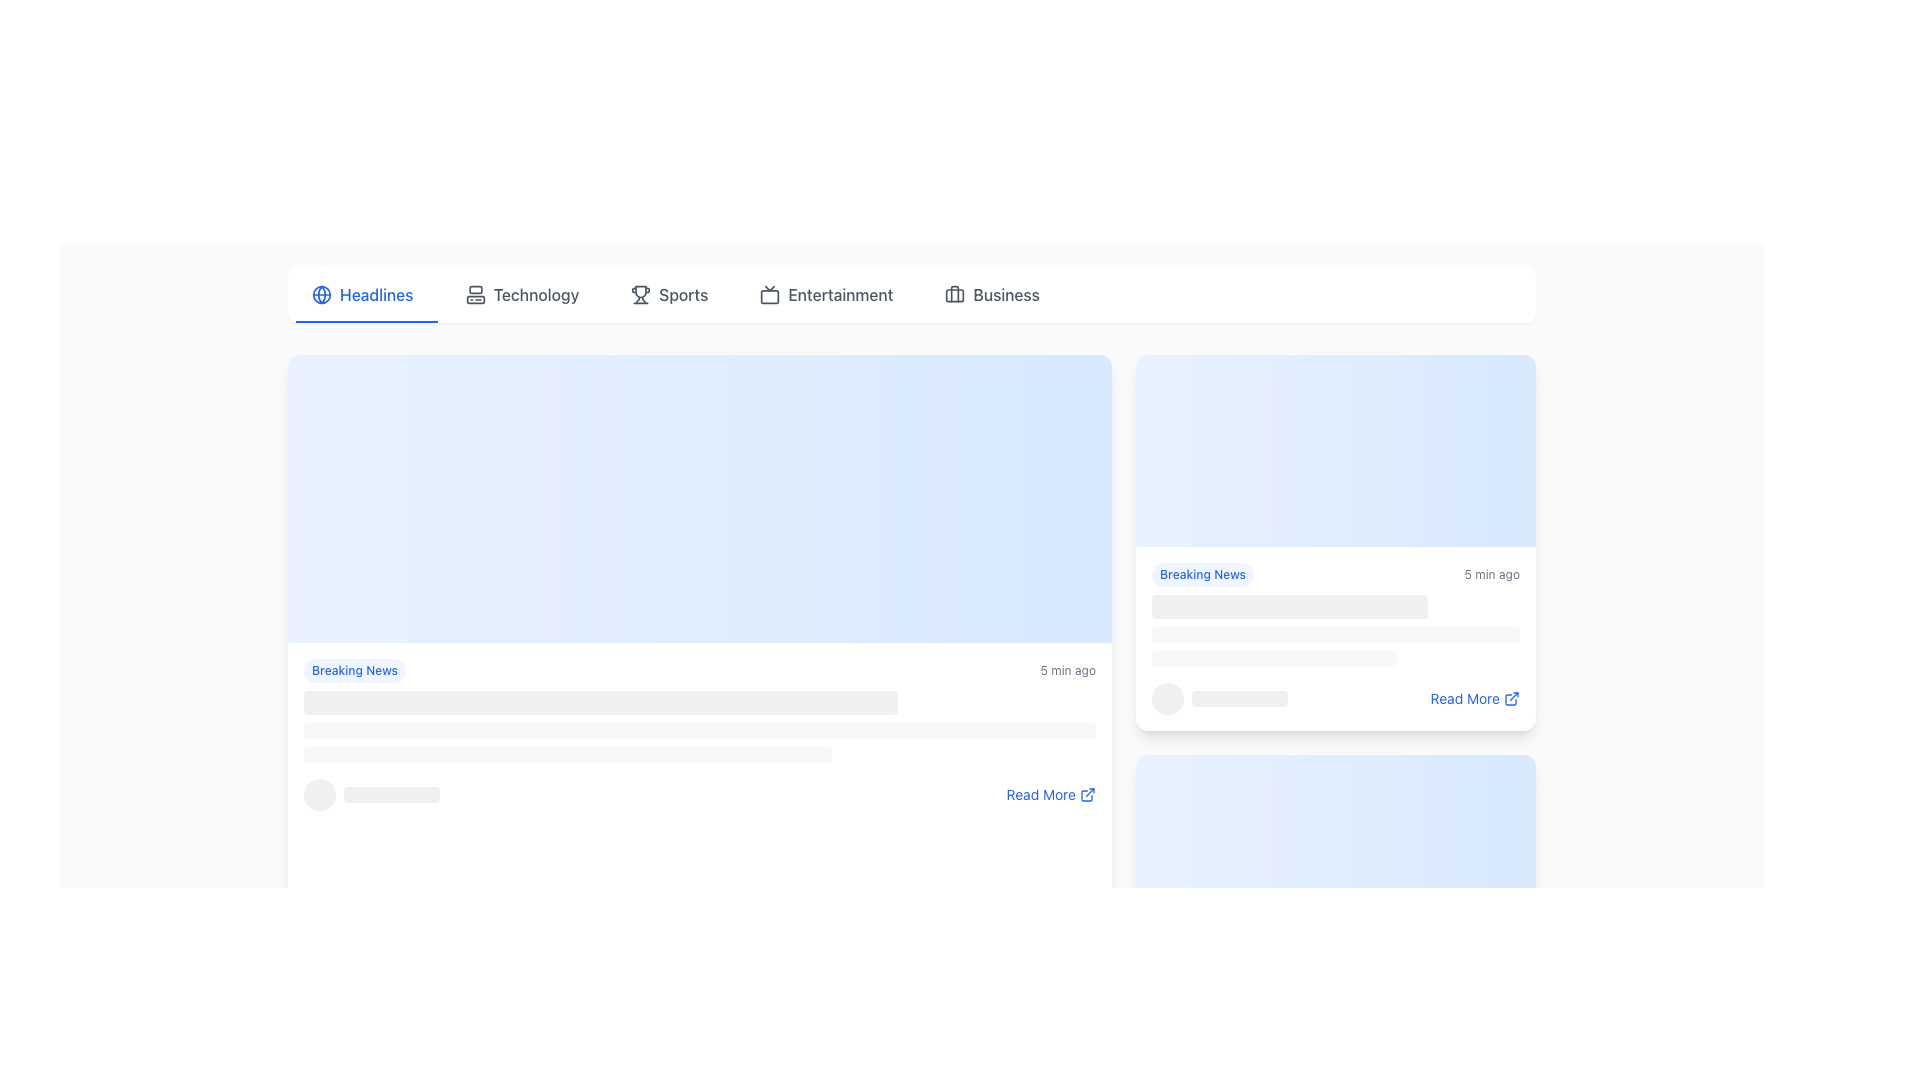  I want to click on the central circular shape within the globe icon located in the navigation bar next to the 'Headlines' text, so click(321, 294).